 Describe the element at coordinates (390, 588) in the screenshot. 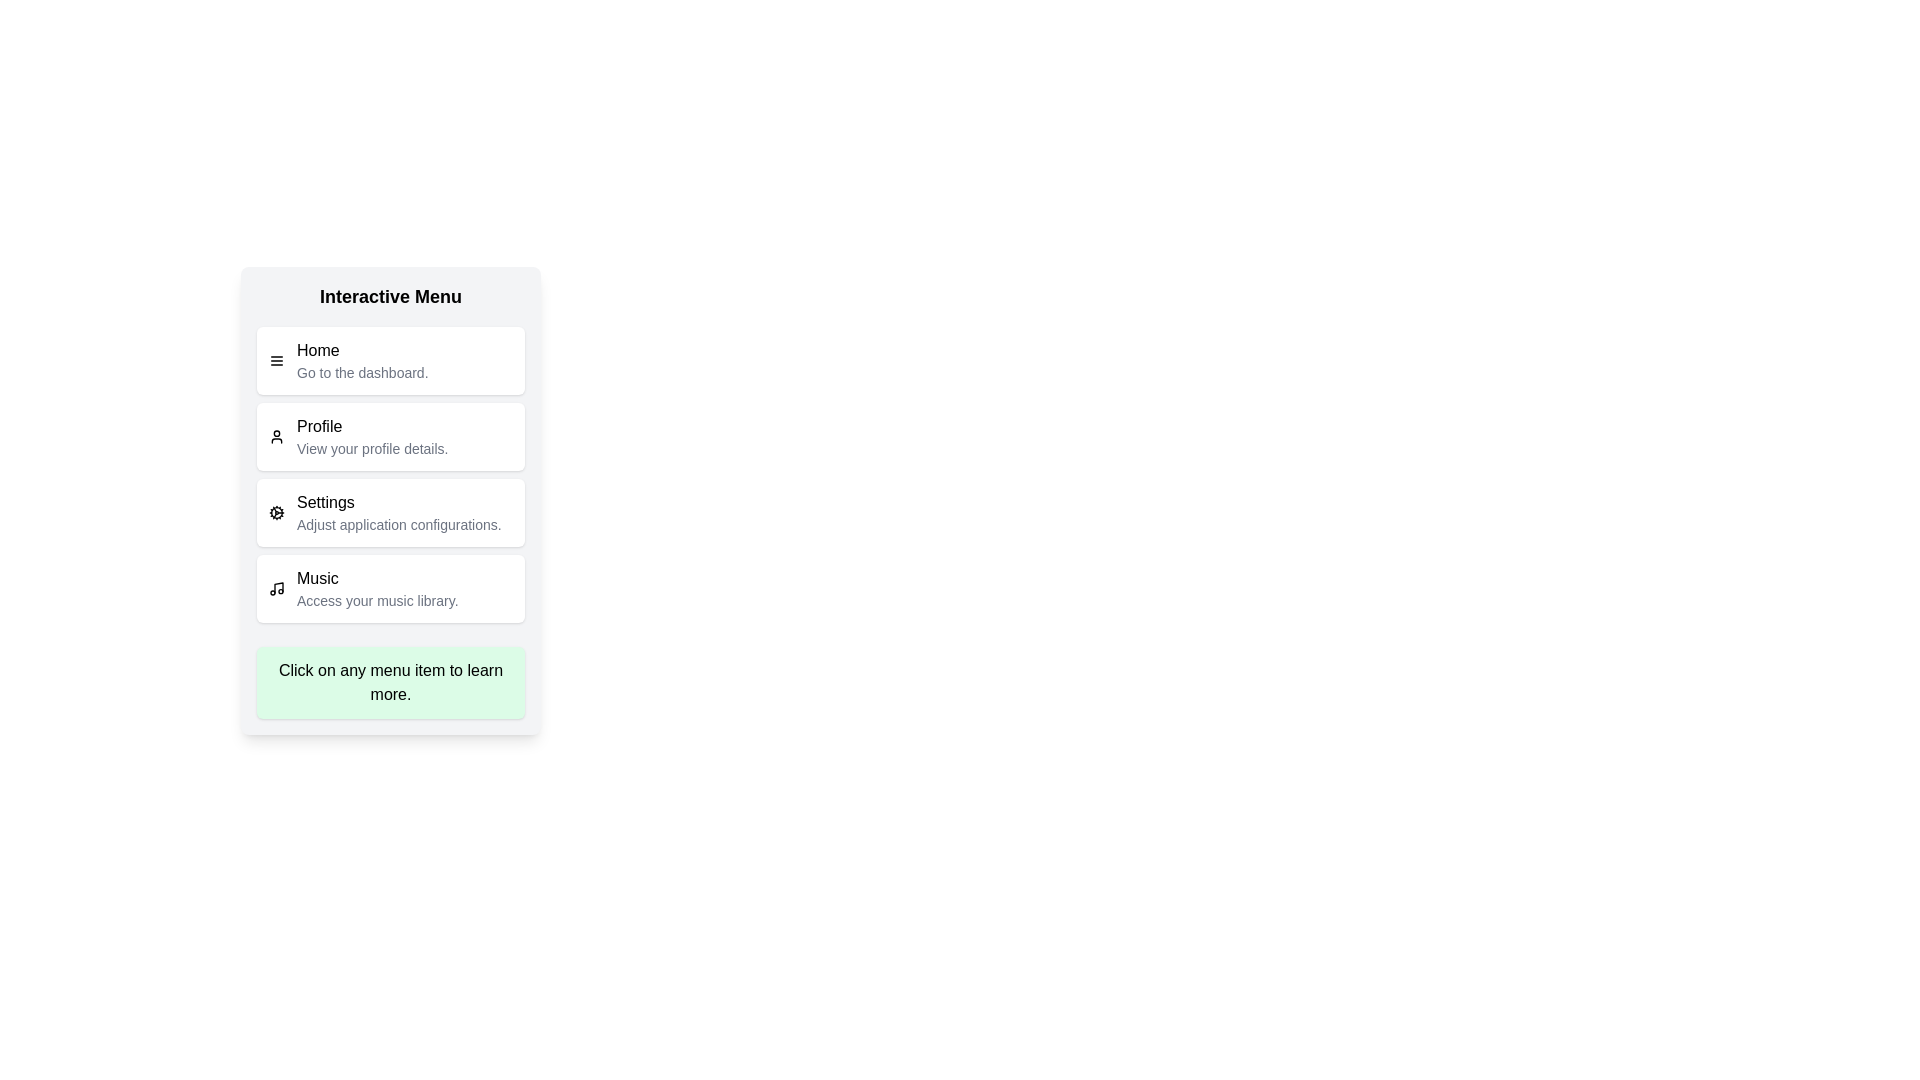

I see `the menu item labeled Music to see its hover effect` at that location.